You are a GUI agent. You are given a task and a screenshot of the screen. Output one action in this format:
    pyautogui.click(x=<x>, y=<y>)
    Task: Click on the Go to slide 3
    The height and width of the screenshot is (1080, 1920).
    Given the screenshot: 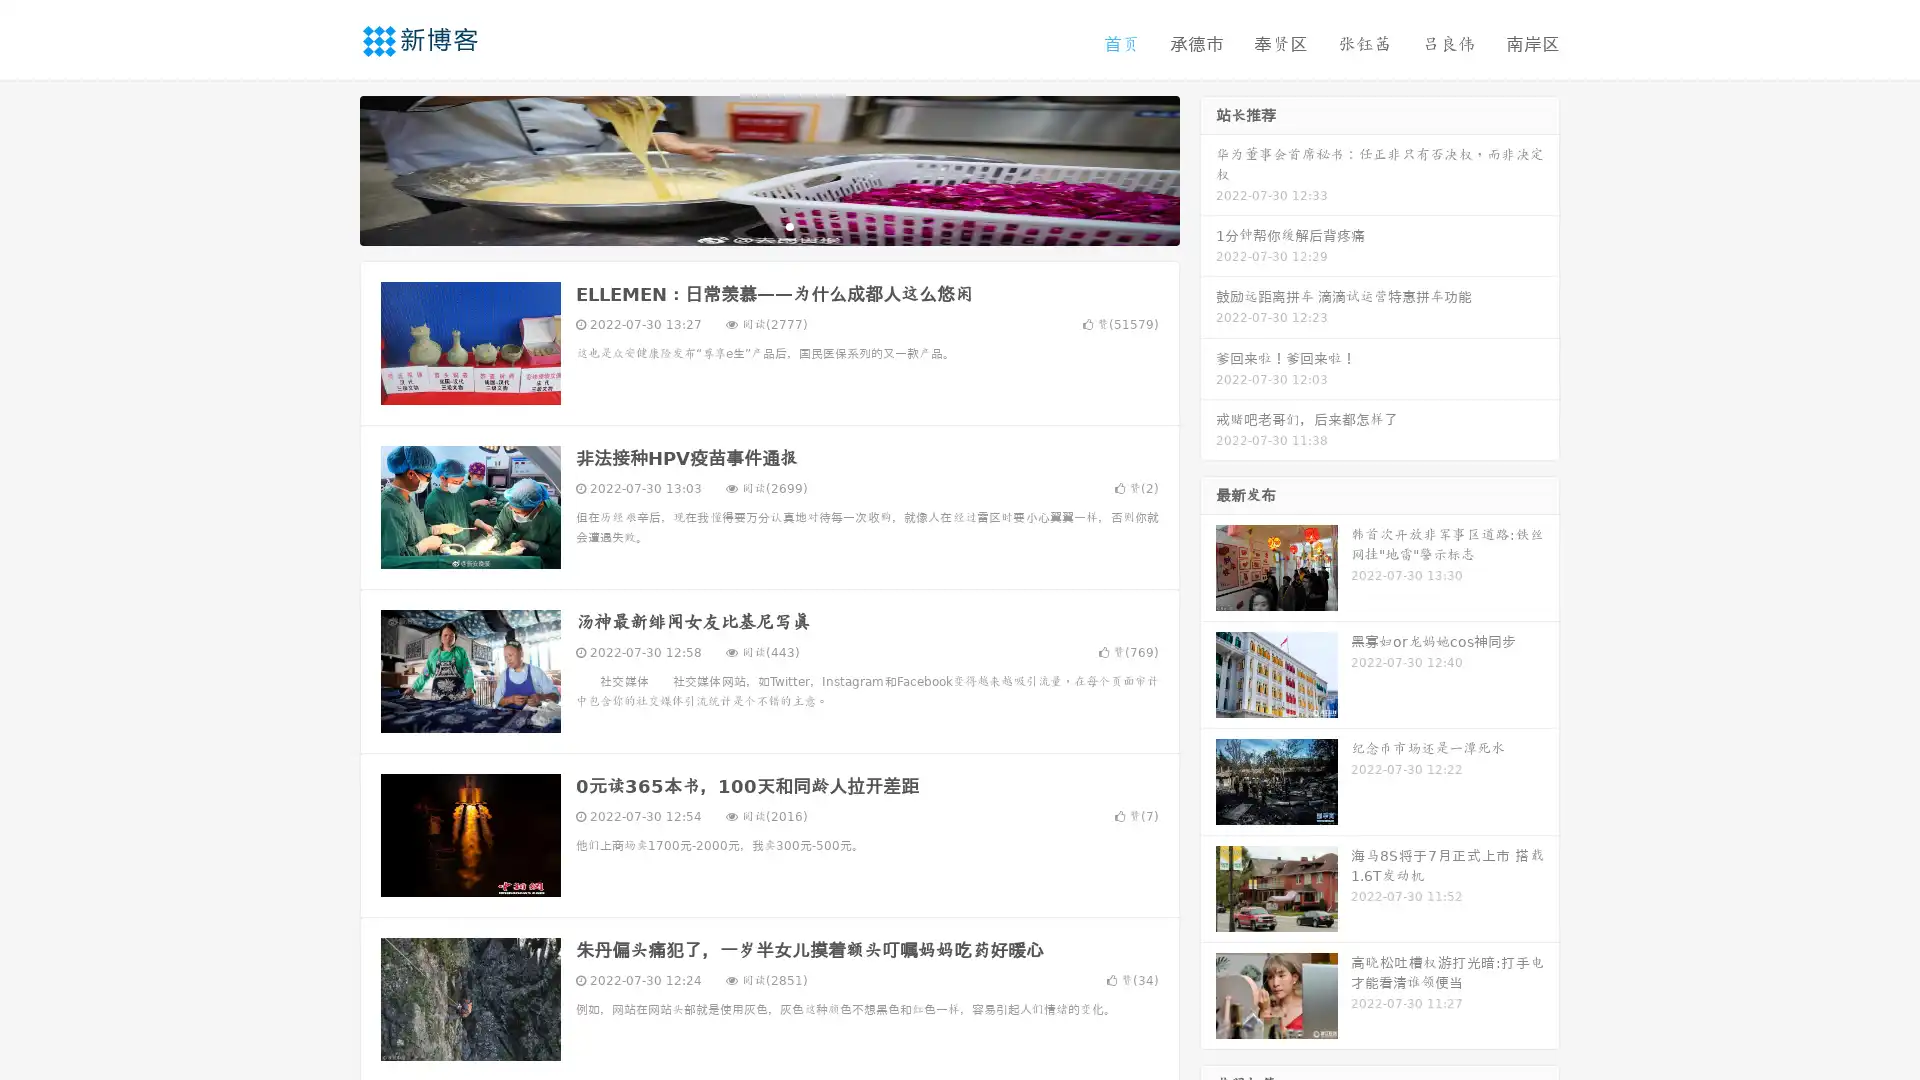 What is the action you would take?
    pyautogui.click(x=789, y=225)
    